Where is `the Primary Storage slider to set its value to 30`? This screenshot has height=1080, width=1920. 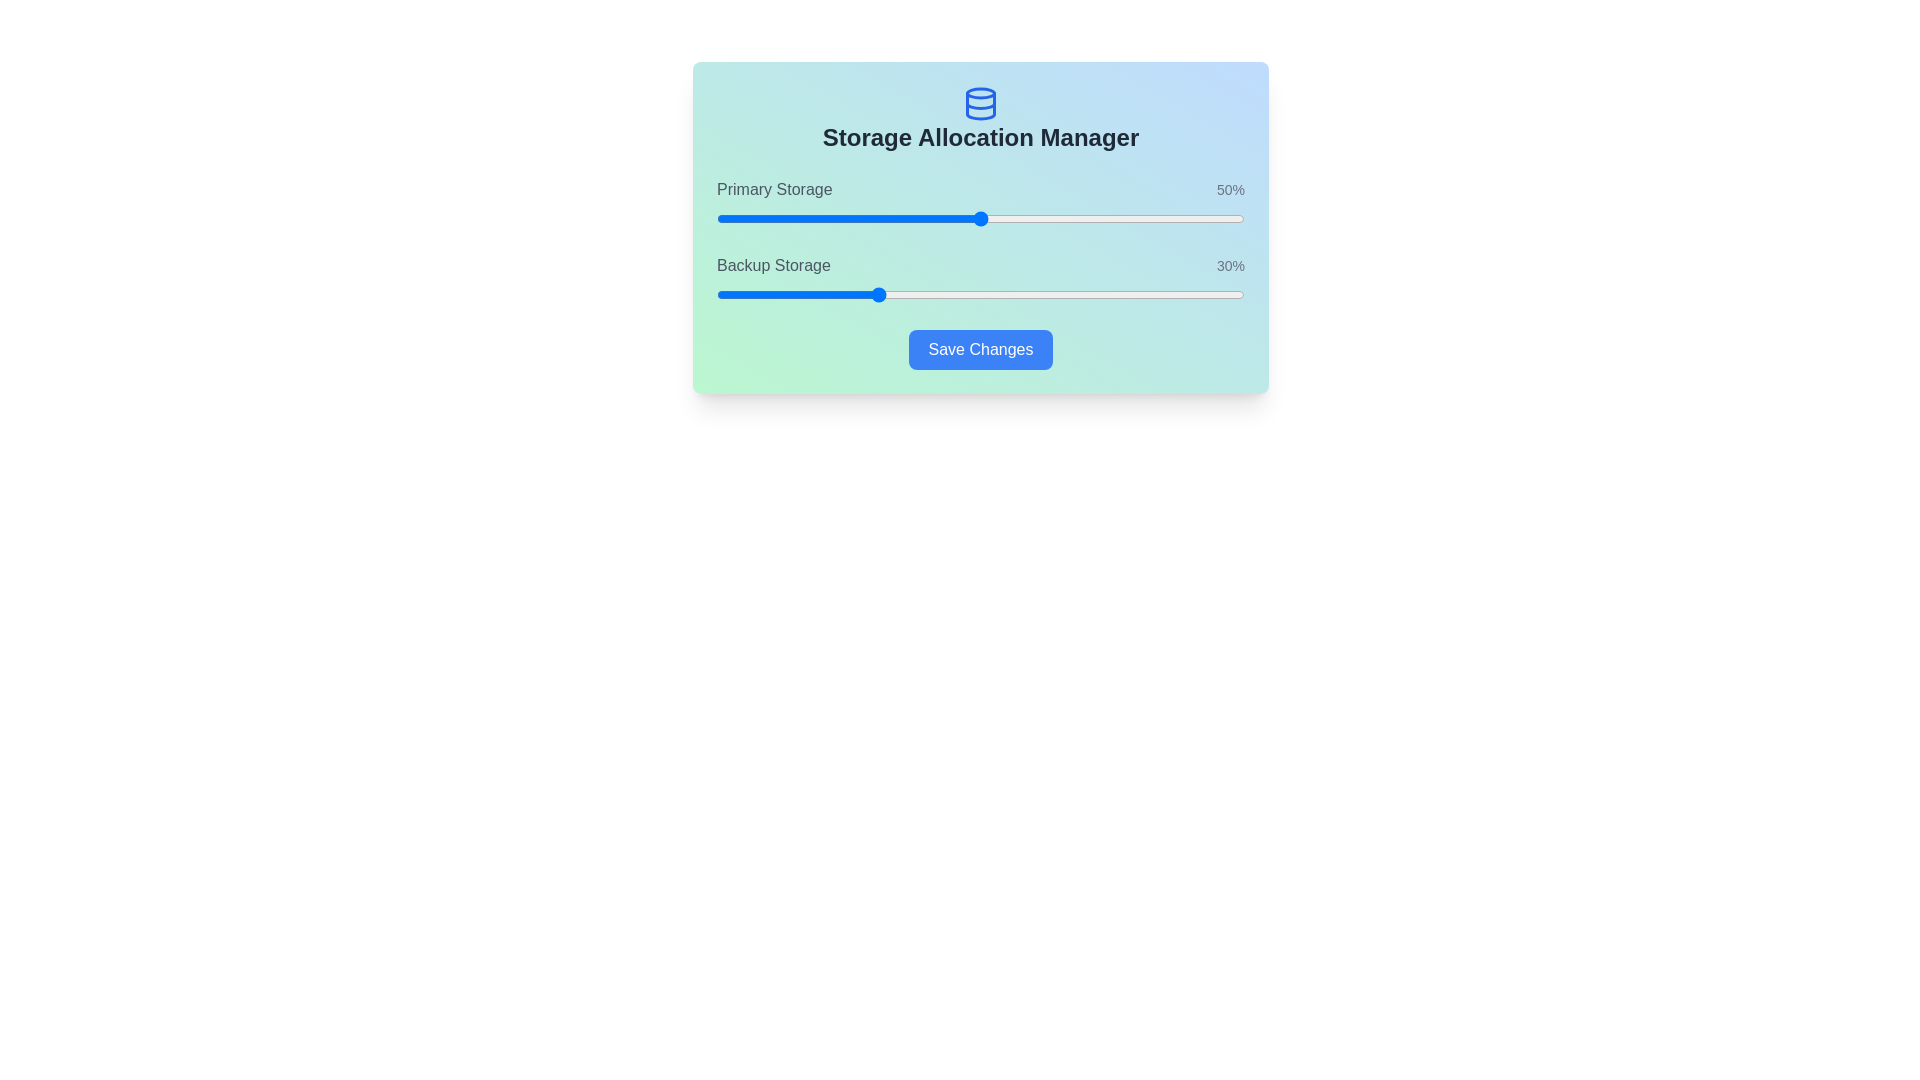
the Primary Storage slider to set its value to 30 is located at coordinates (875, 219).